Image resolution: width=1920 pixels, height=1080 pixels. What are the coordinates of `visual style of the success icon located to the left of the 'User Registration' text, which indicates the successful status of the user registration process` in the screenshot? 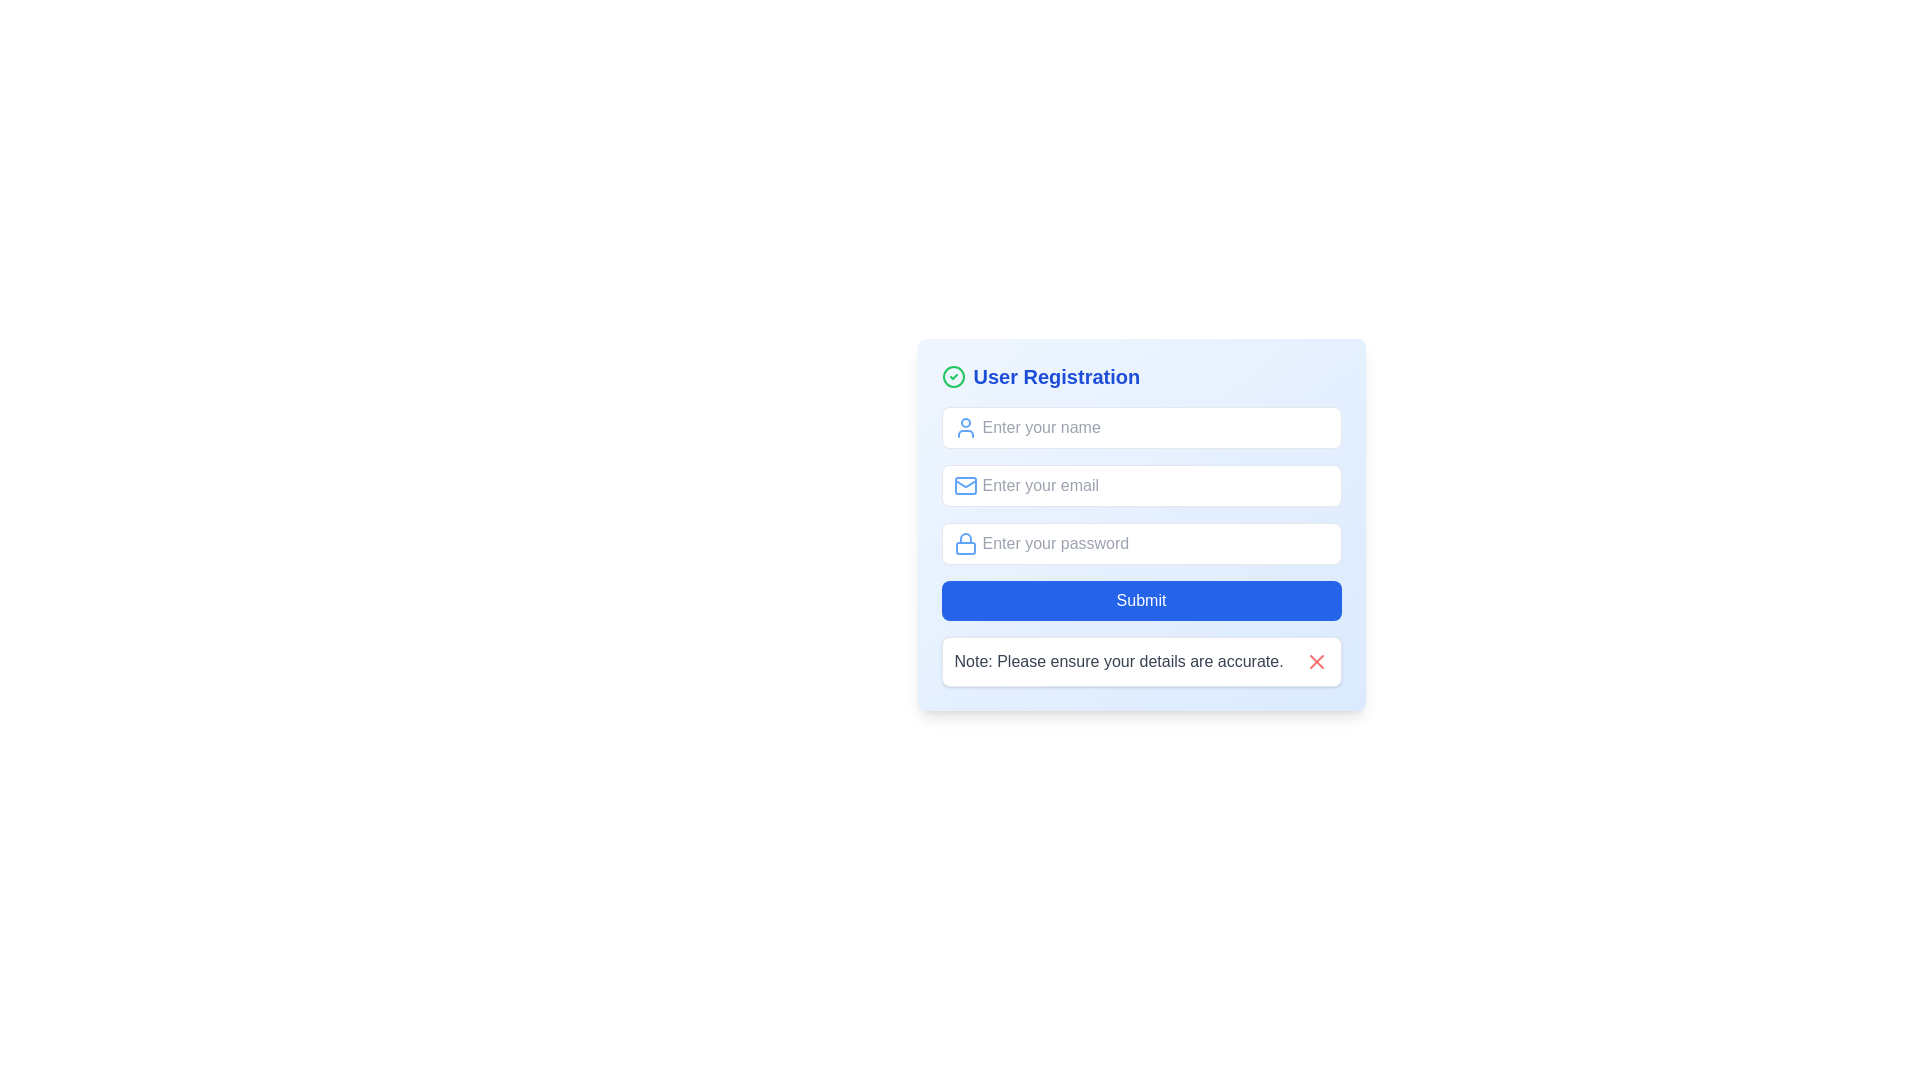 It's located at (952, 377).